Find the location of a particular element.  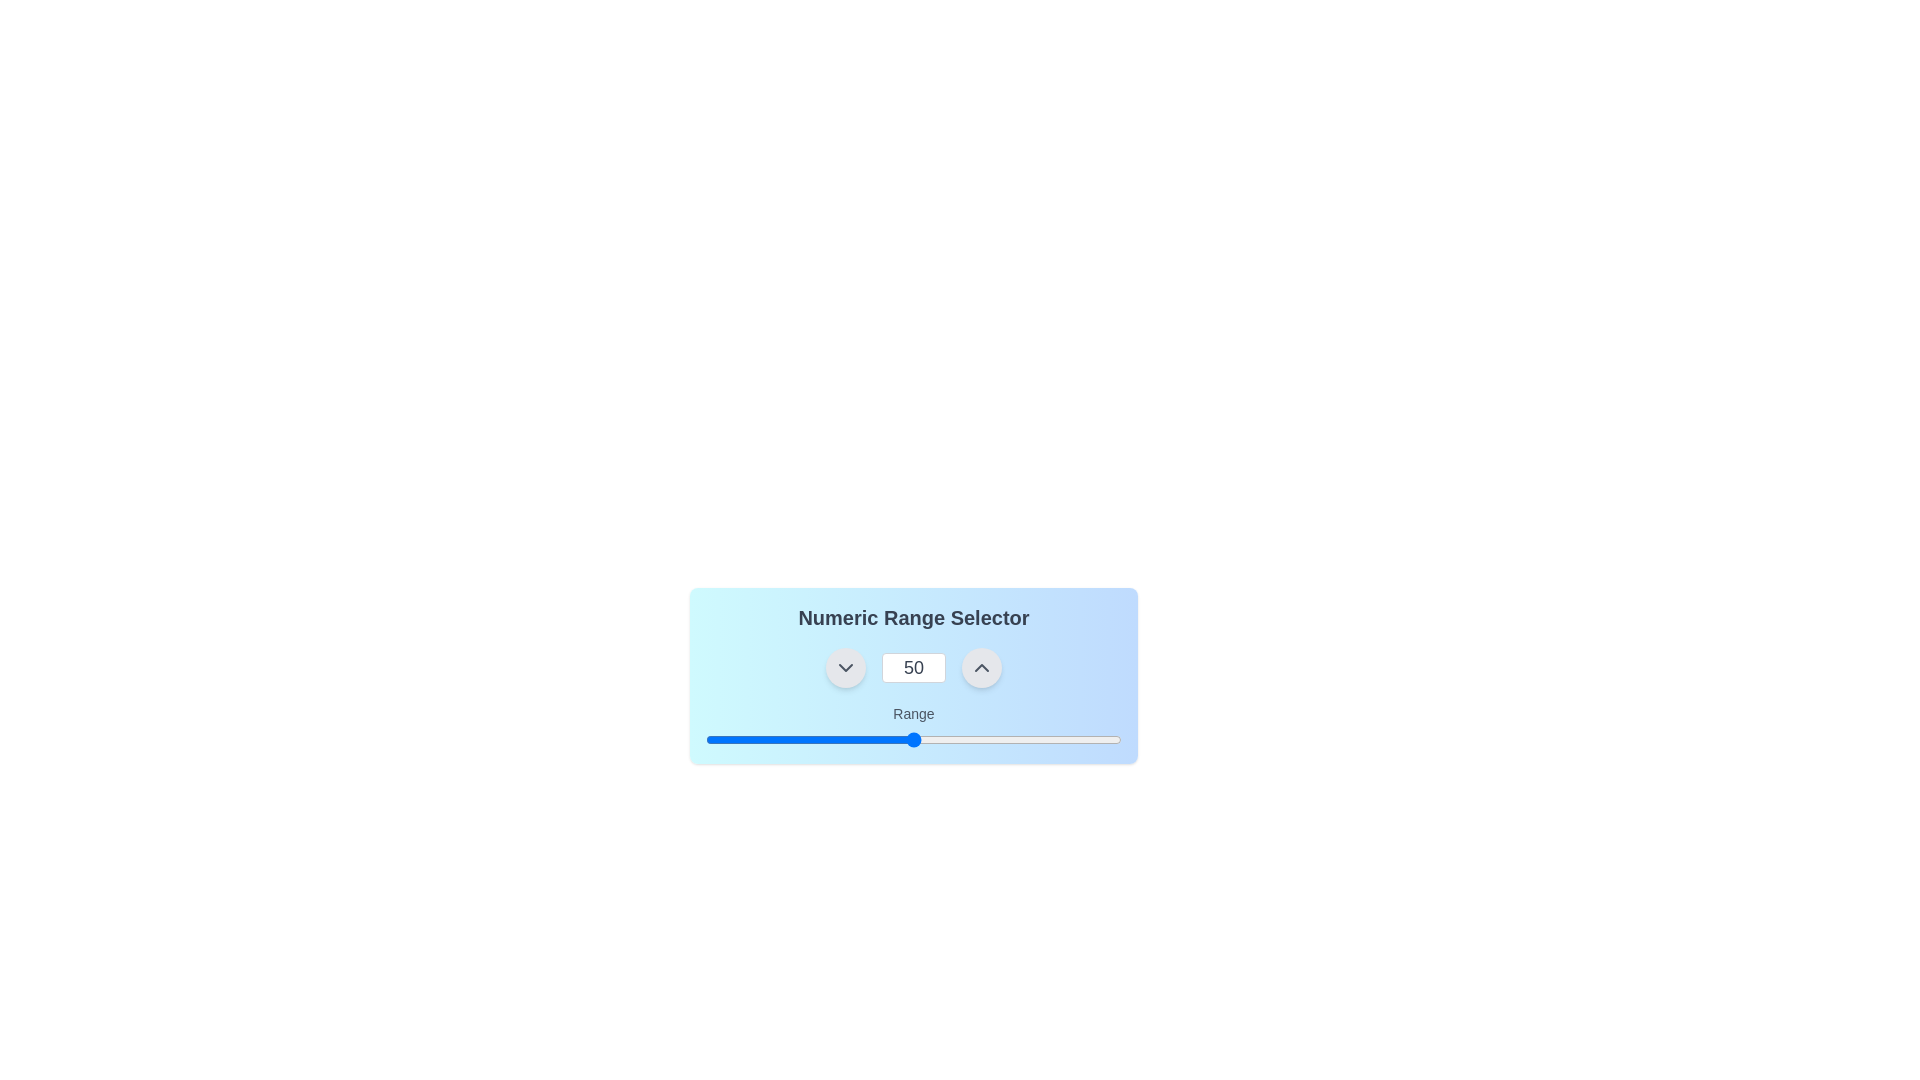

the small, downward-facing chevron icon with a gray color inside the circular button is located at coordinates (845, 667).